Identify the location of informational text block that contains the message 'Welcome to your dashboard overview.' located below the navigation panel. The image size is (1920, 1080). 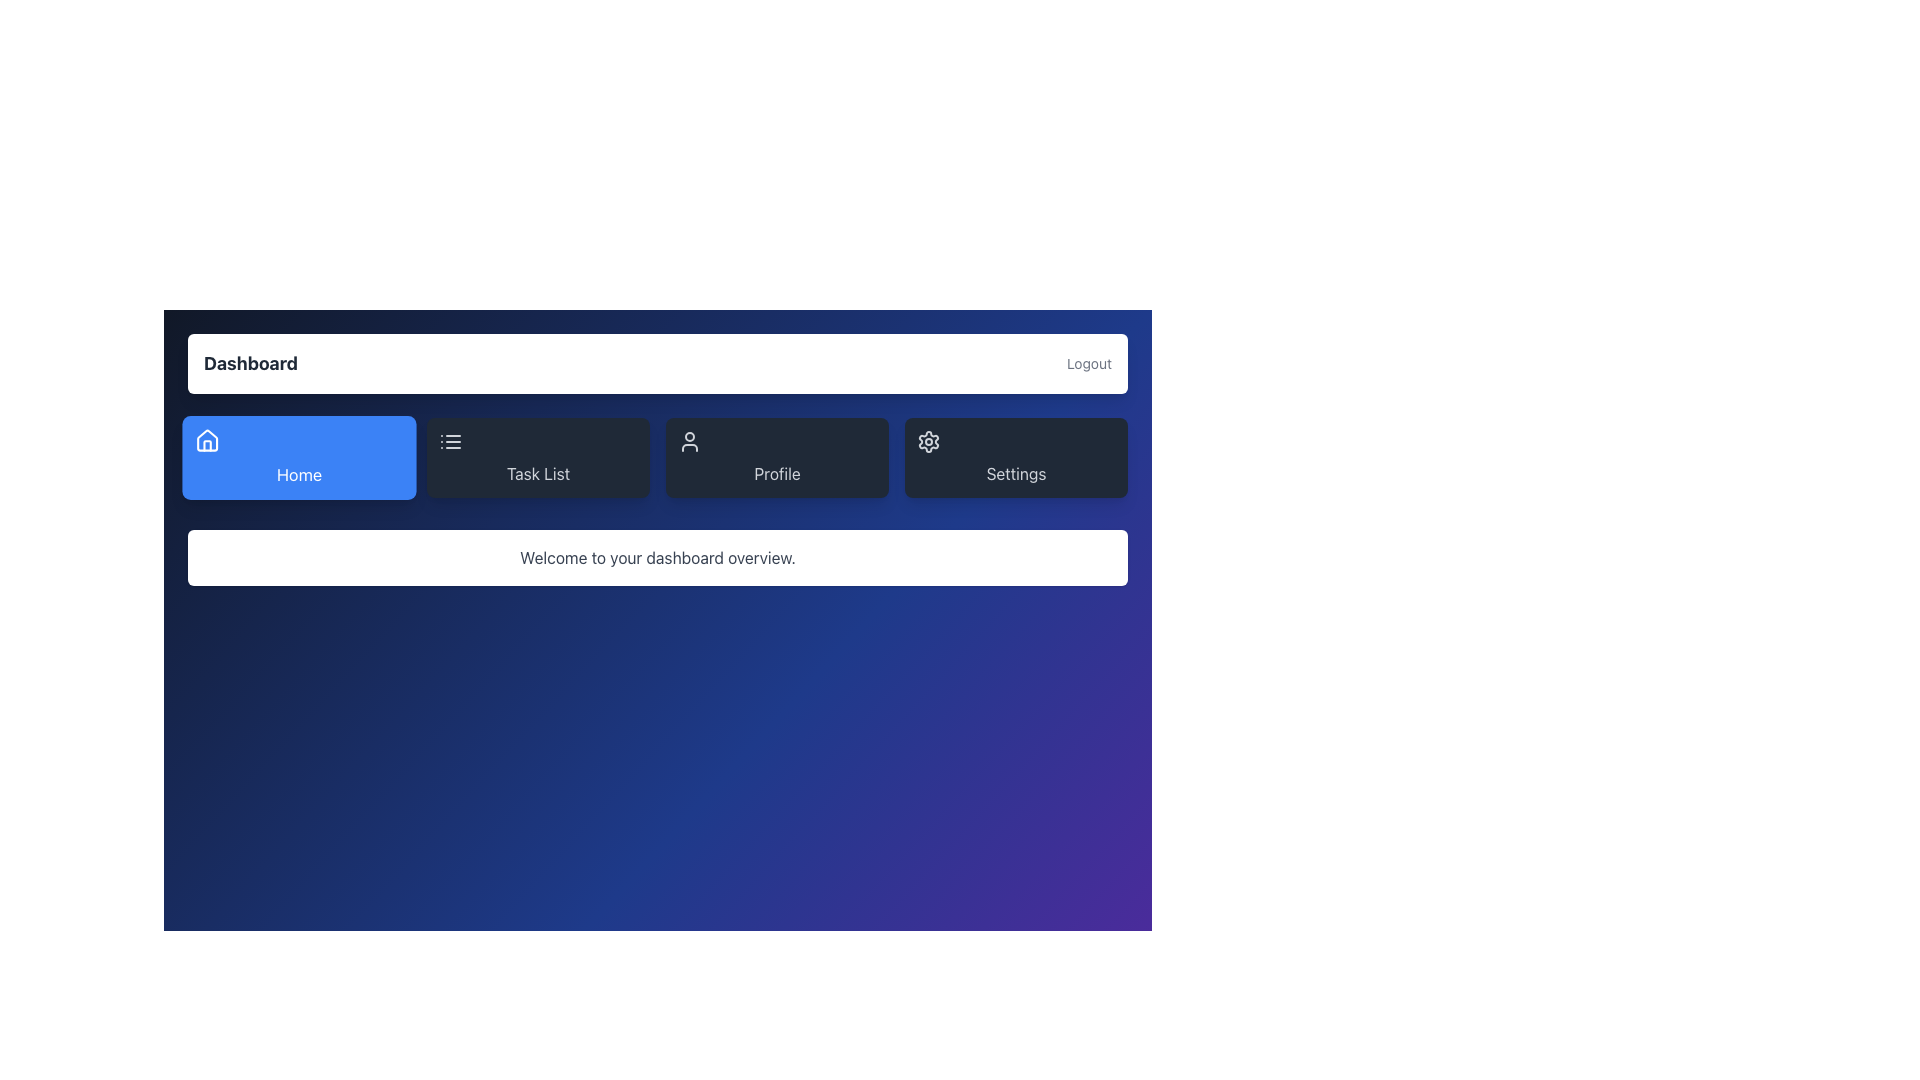
(657, 558).